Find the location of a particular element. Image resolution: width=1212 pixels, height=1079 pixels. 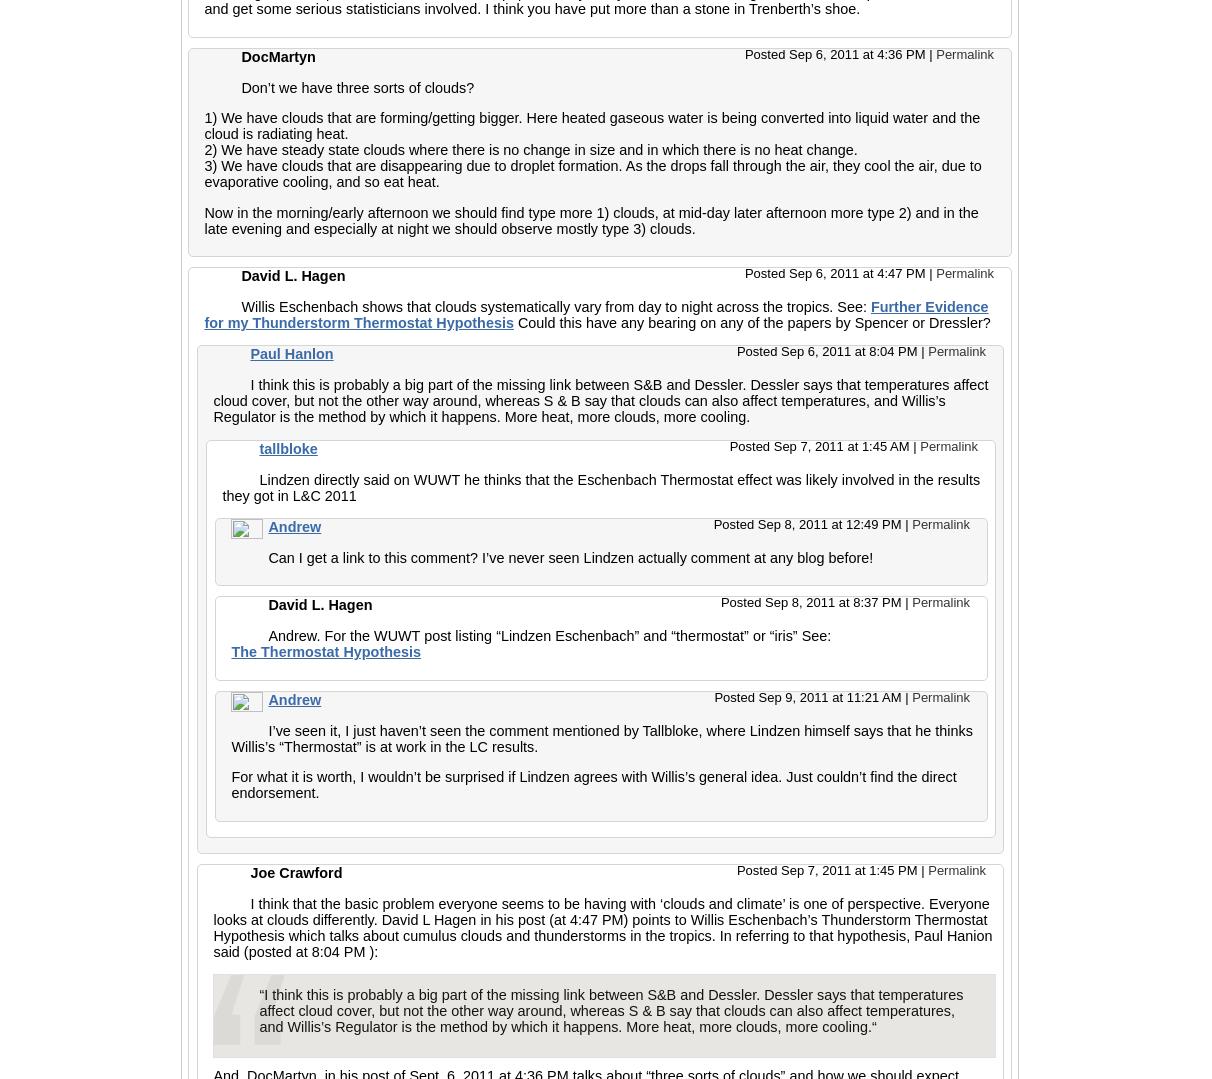

'Willis Eschenbach shows that clouds systematically vary from day to night across the tropics. See:' is located at coordinates (555, 305).